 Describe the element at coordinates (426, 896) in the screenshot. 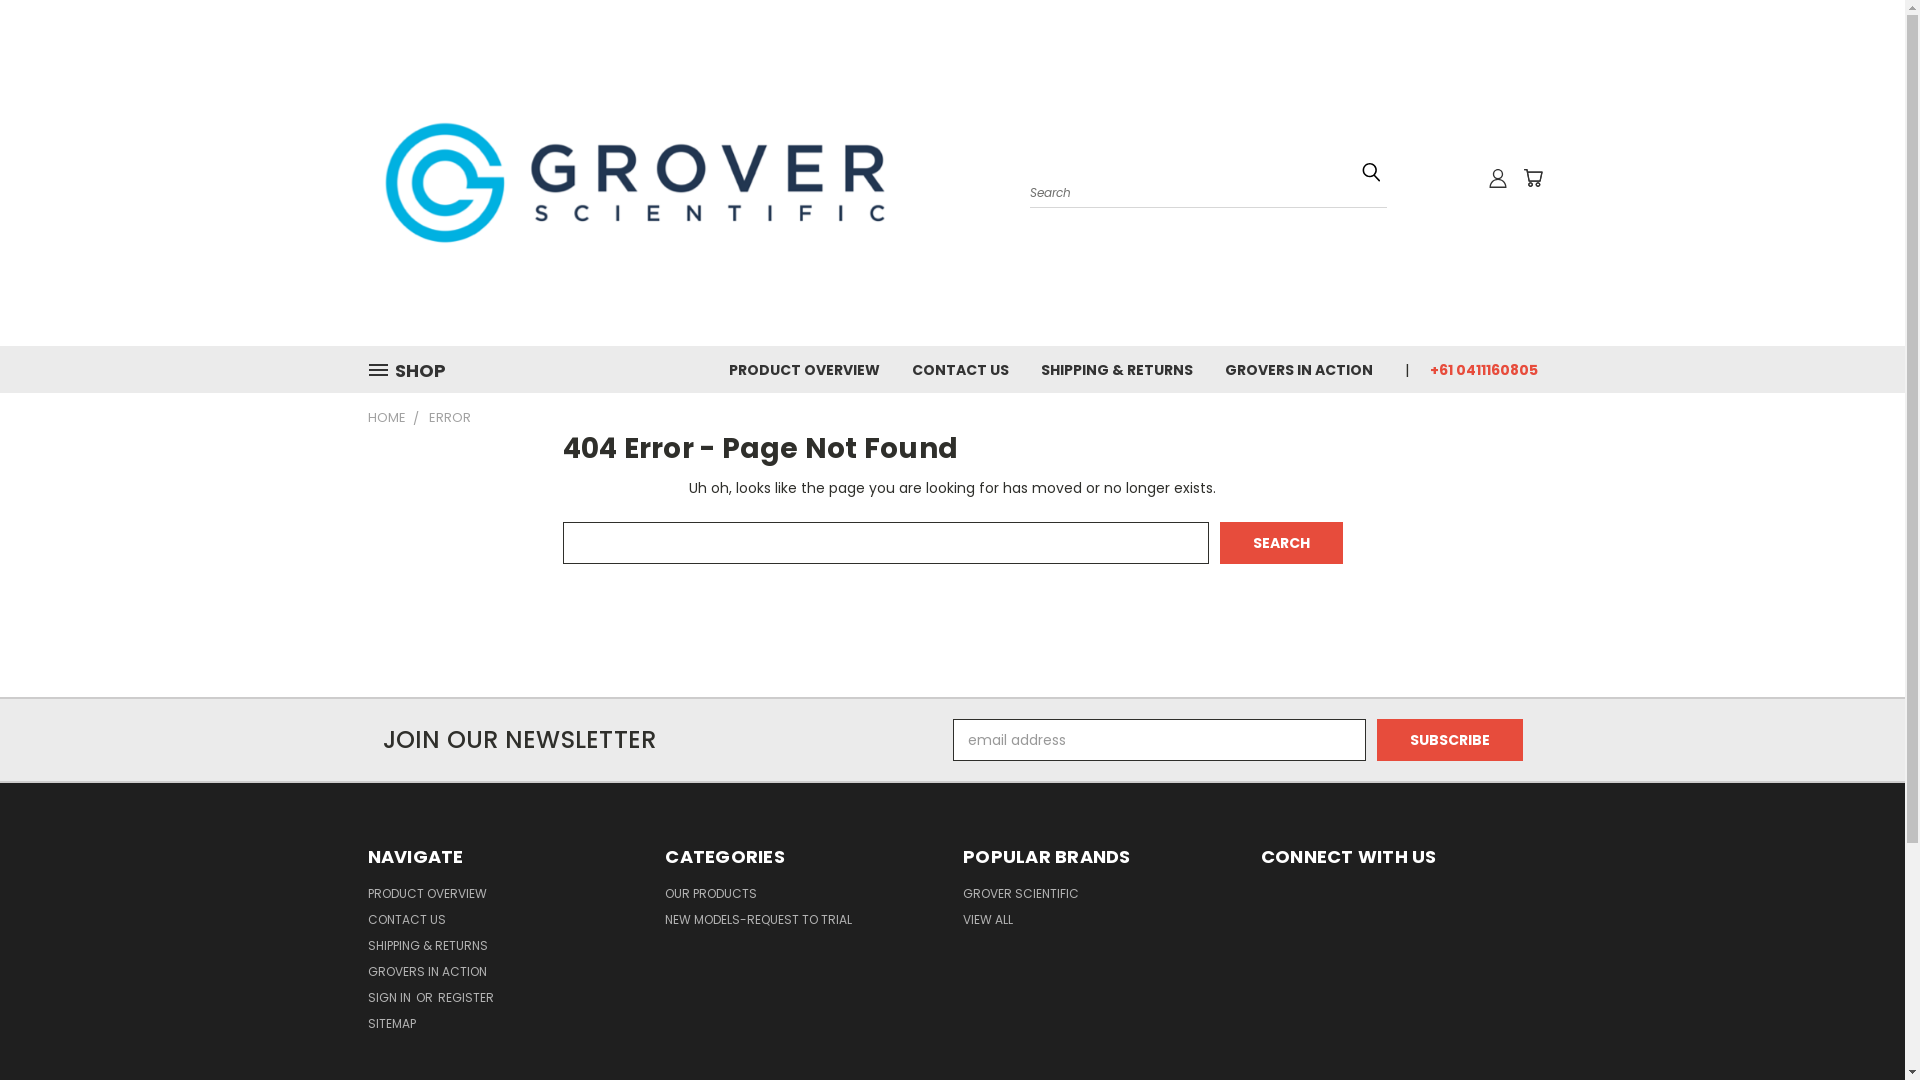

I see `'PRODUCT OVERVIEW'` at that location.